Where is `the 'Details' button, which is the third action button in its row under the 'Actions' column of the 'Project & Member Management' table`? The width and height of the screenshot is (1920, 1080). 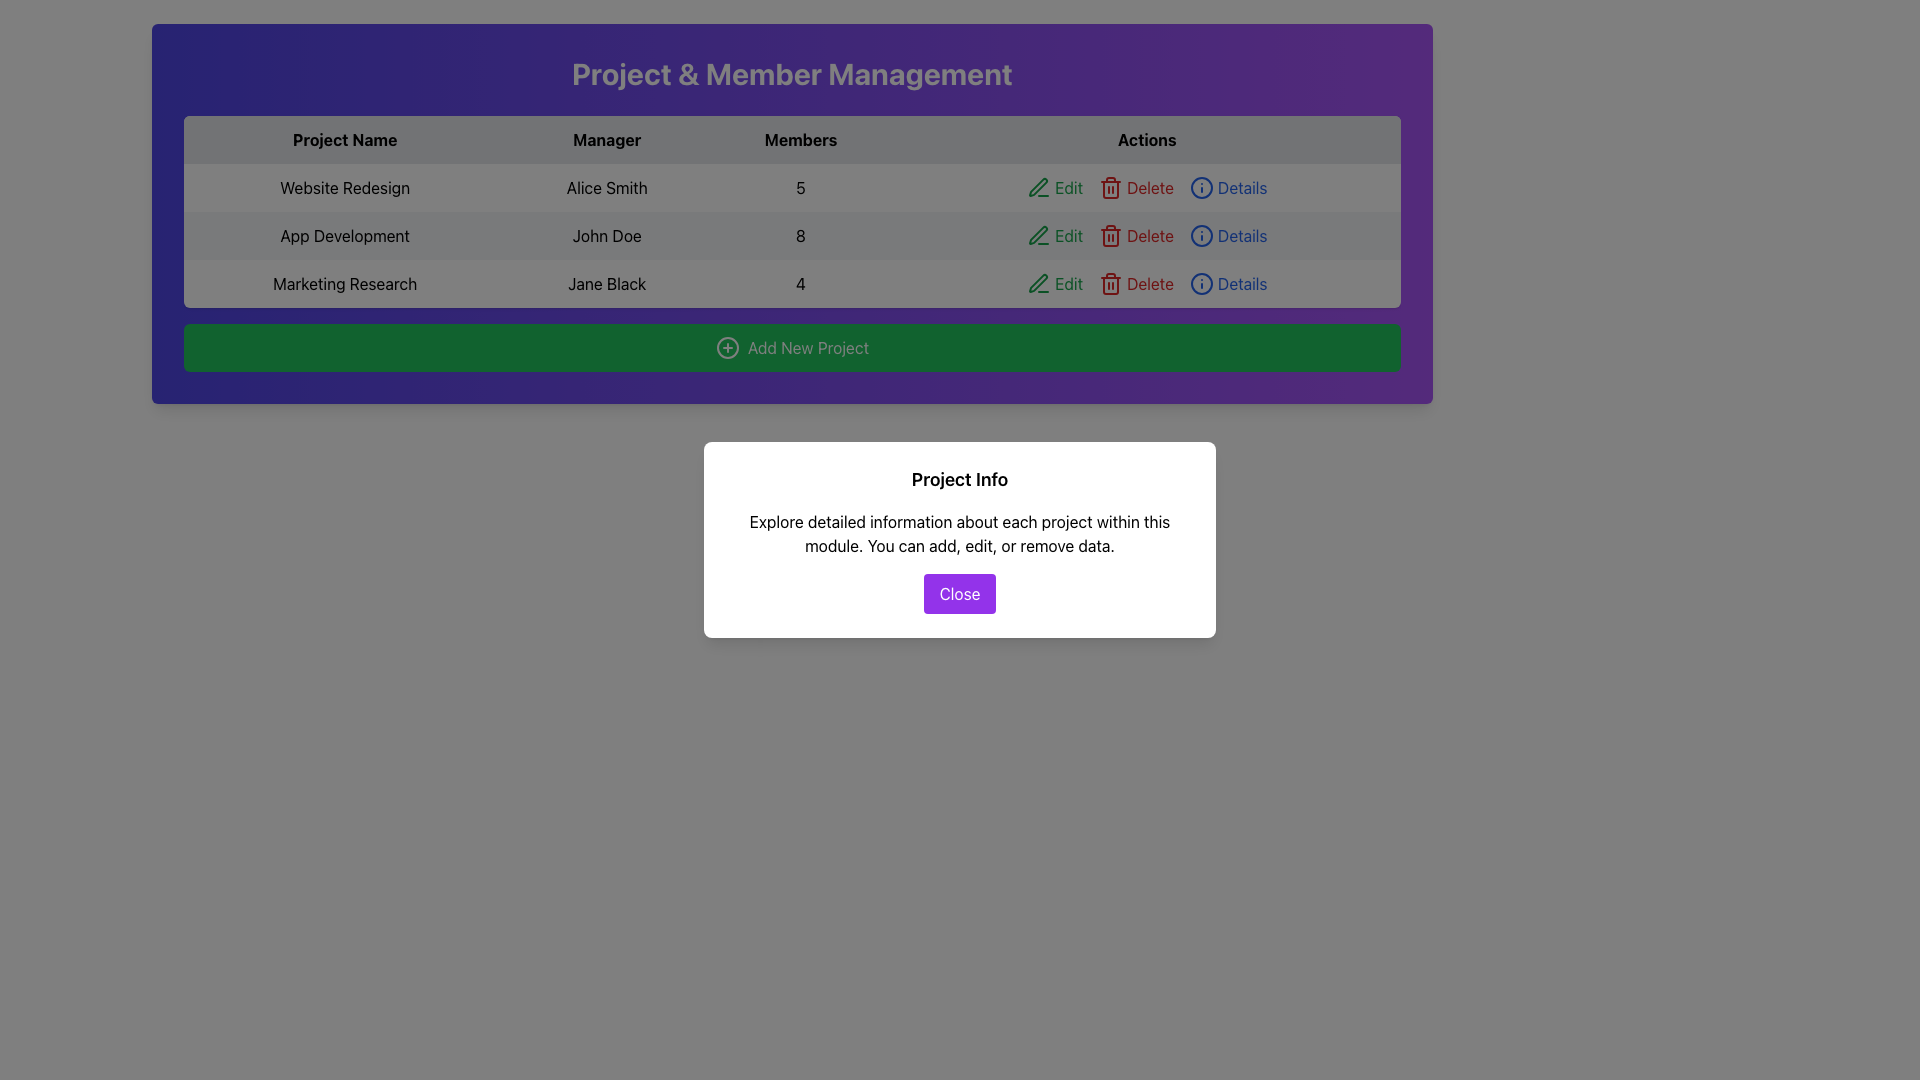
the 'Details' button, which is the third action button in its row under the 'Actions' column of the 'Project & Member Management' table is located at coordinates (1227, 188).